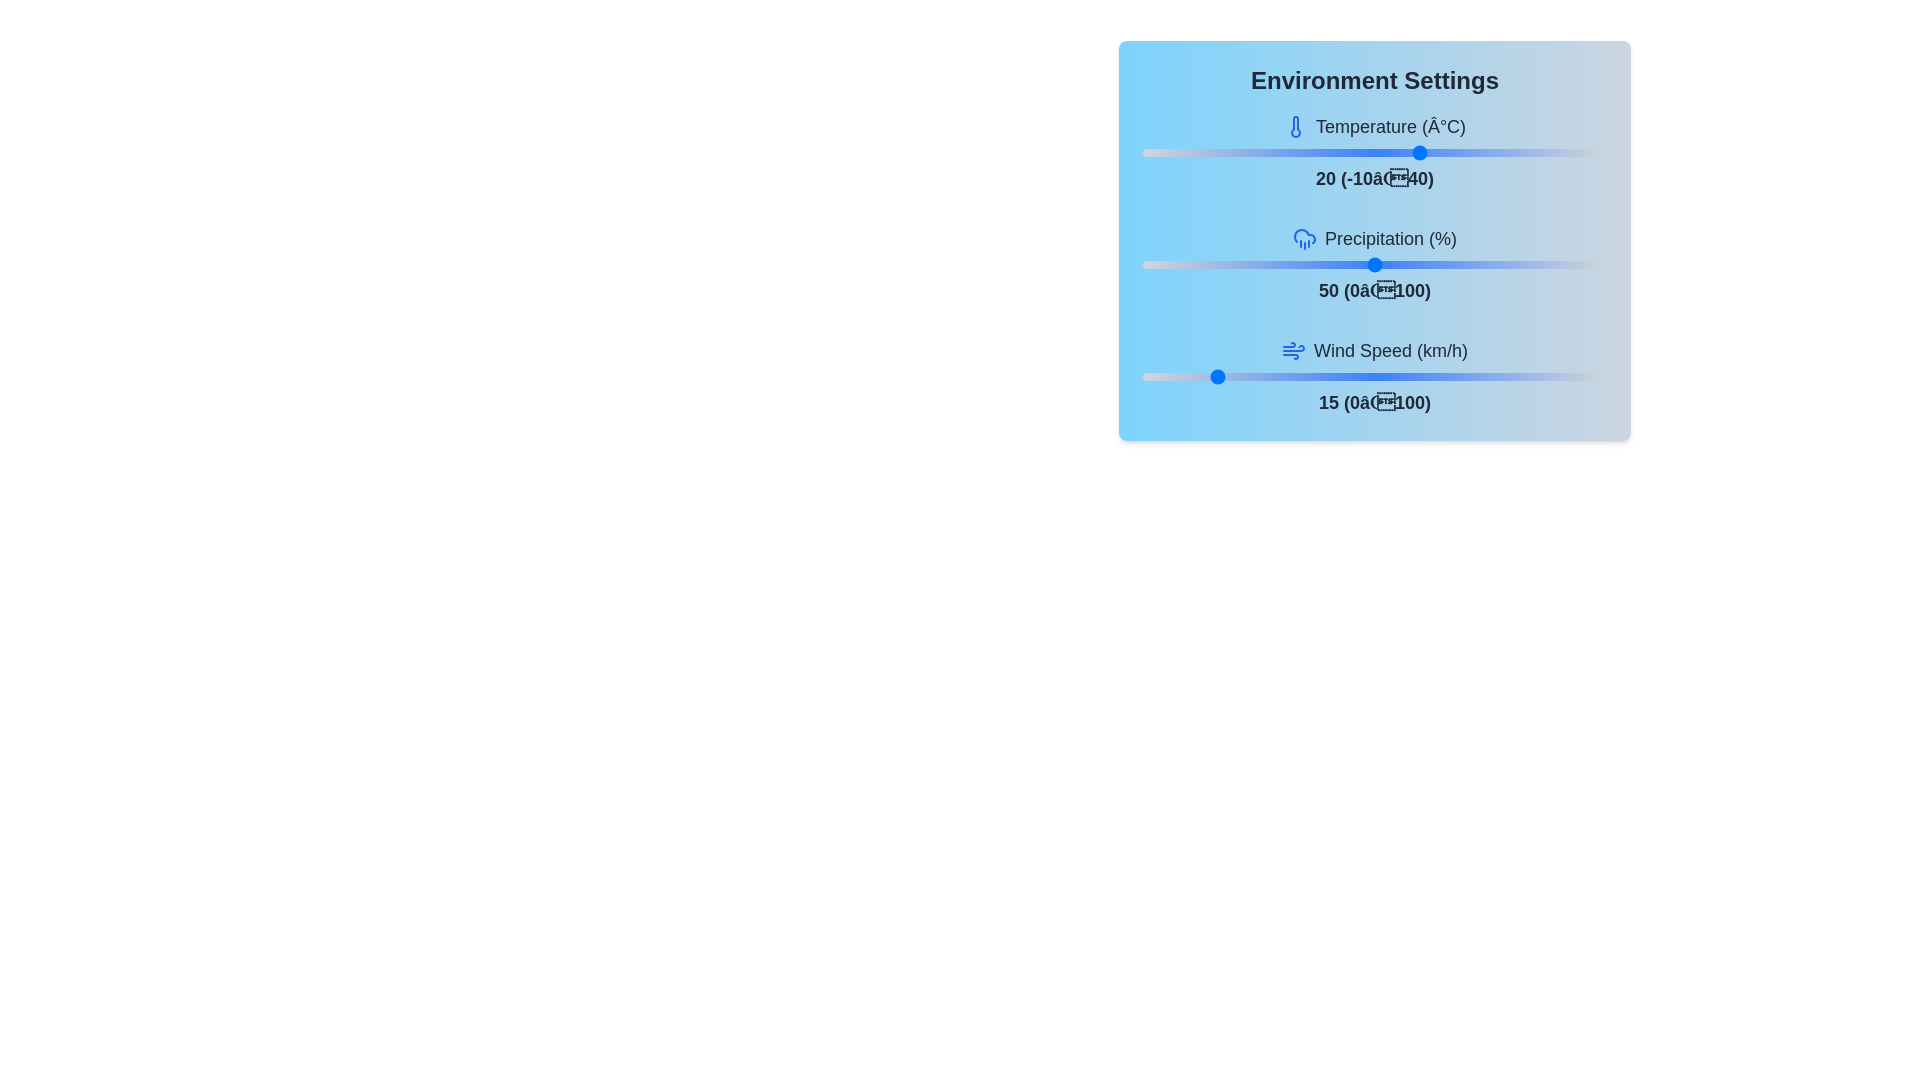  Describe the element at coordinates (1458, 152) in the screenshot. I see `the temperature` at that location.